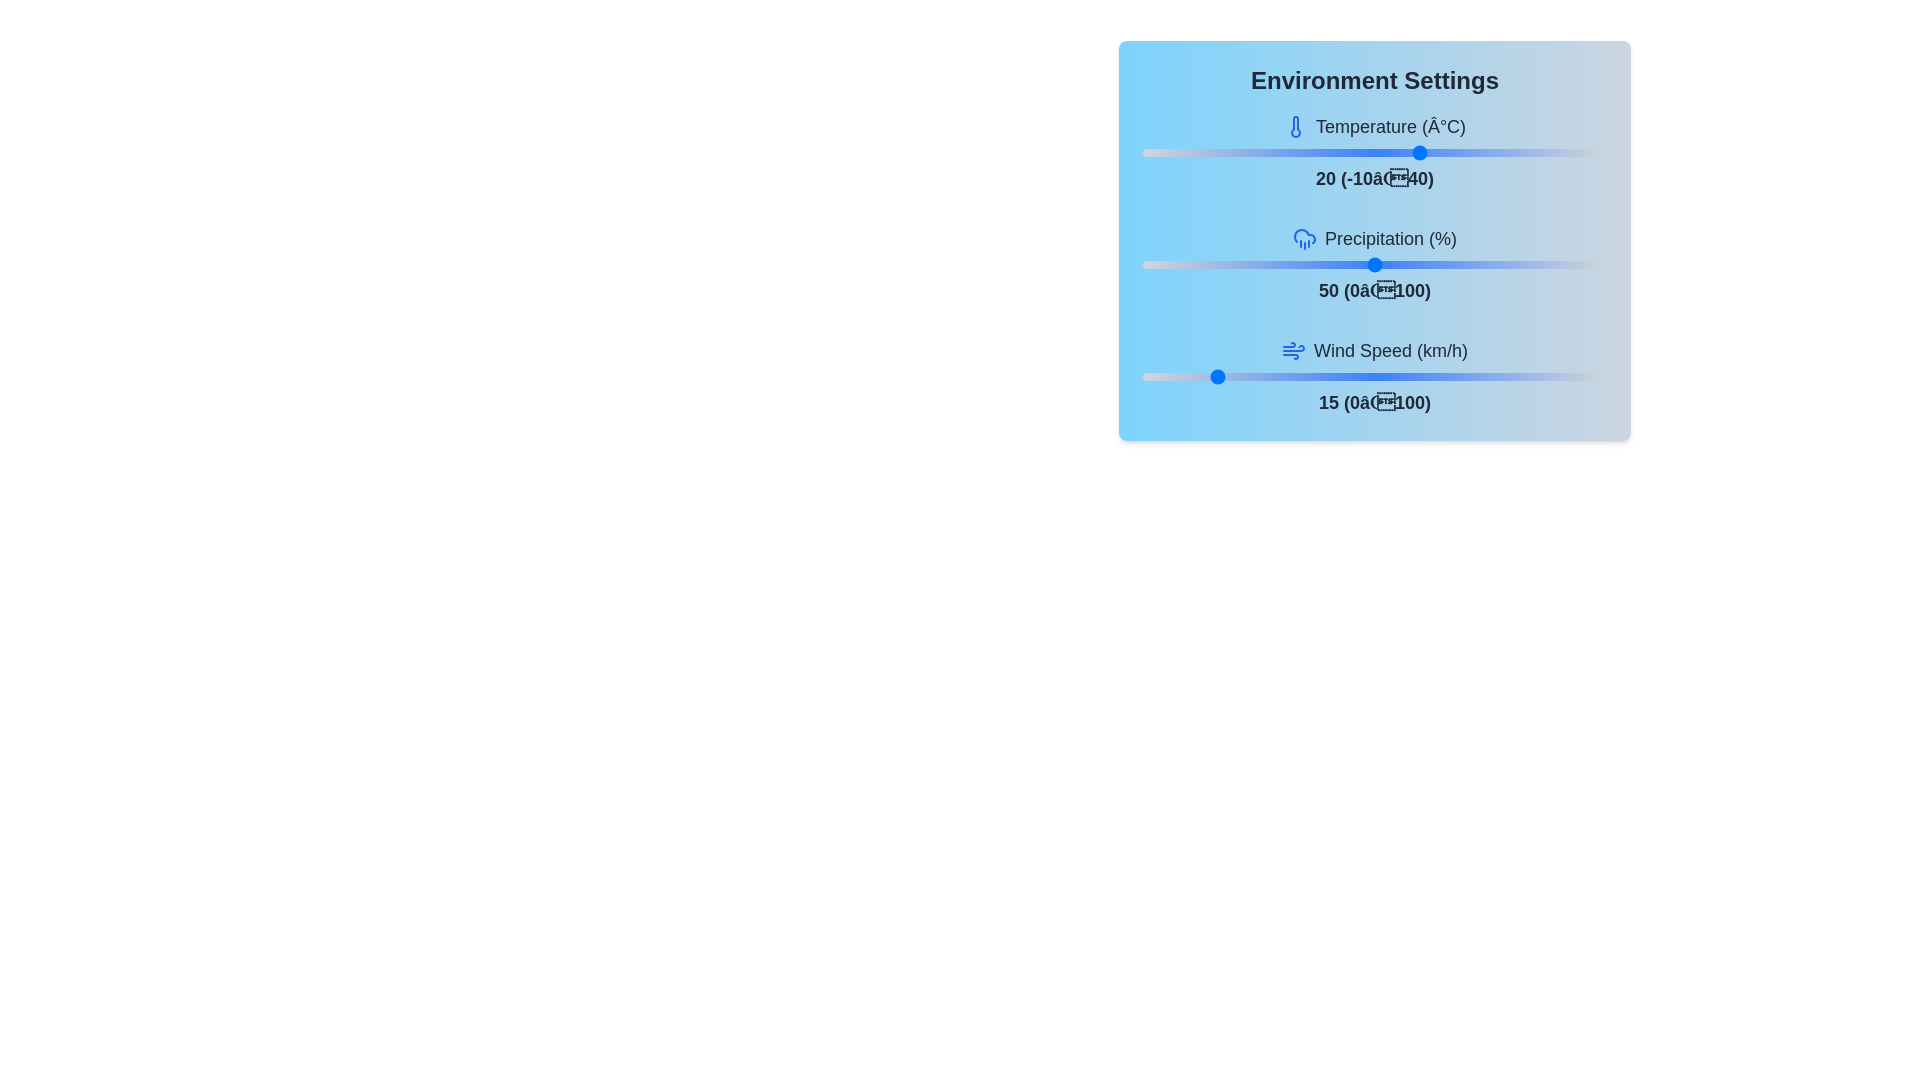  Describe the element at coordinates (1458, 152) in the screenshot. I see `the temperature` at that location.